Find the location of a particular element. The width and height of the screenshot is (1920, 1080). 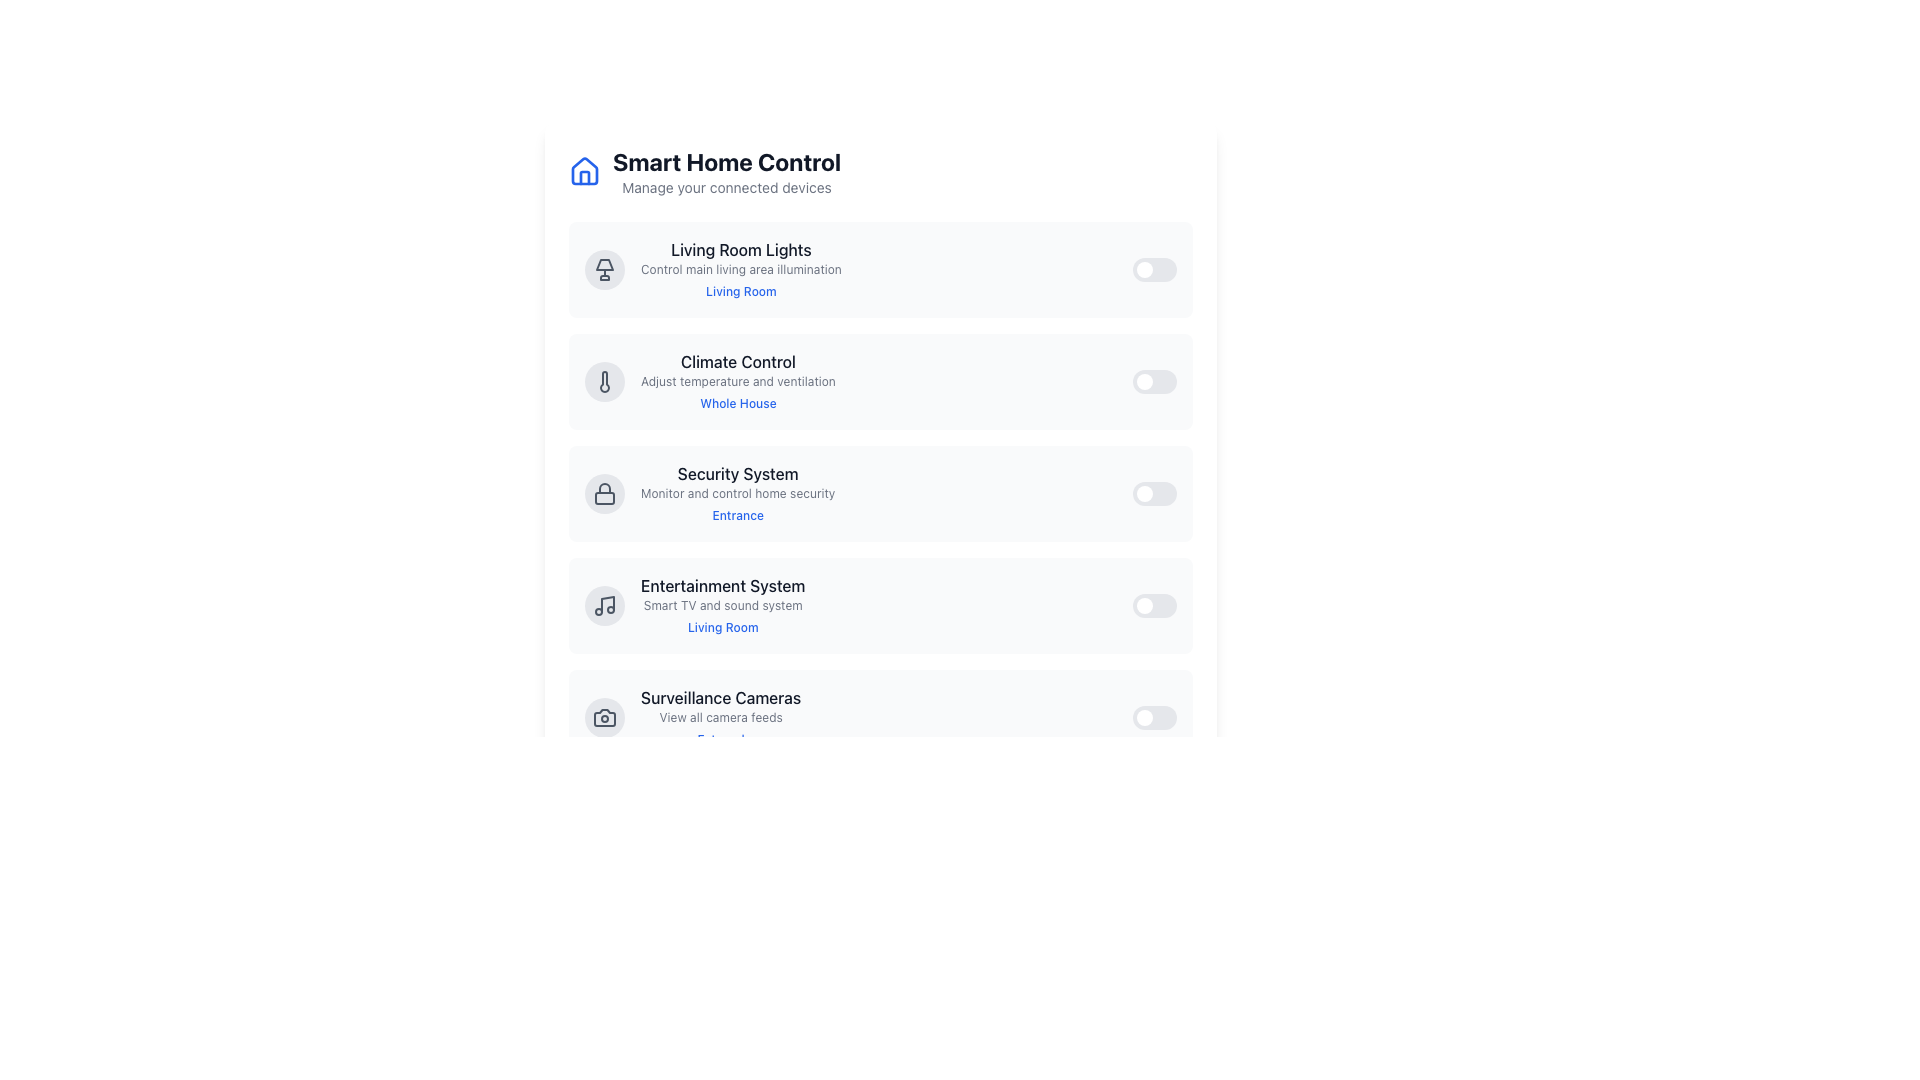

the informational list item titled 'Security System' which includes a subtitle and a link labeled 'Entrance' is located at coordinates (737, 493).